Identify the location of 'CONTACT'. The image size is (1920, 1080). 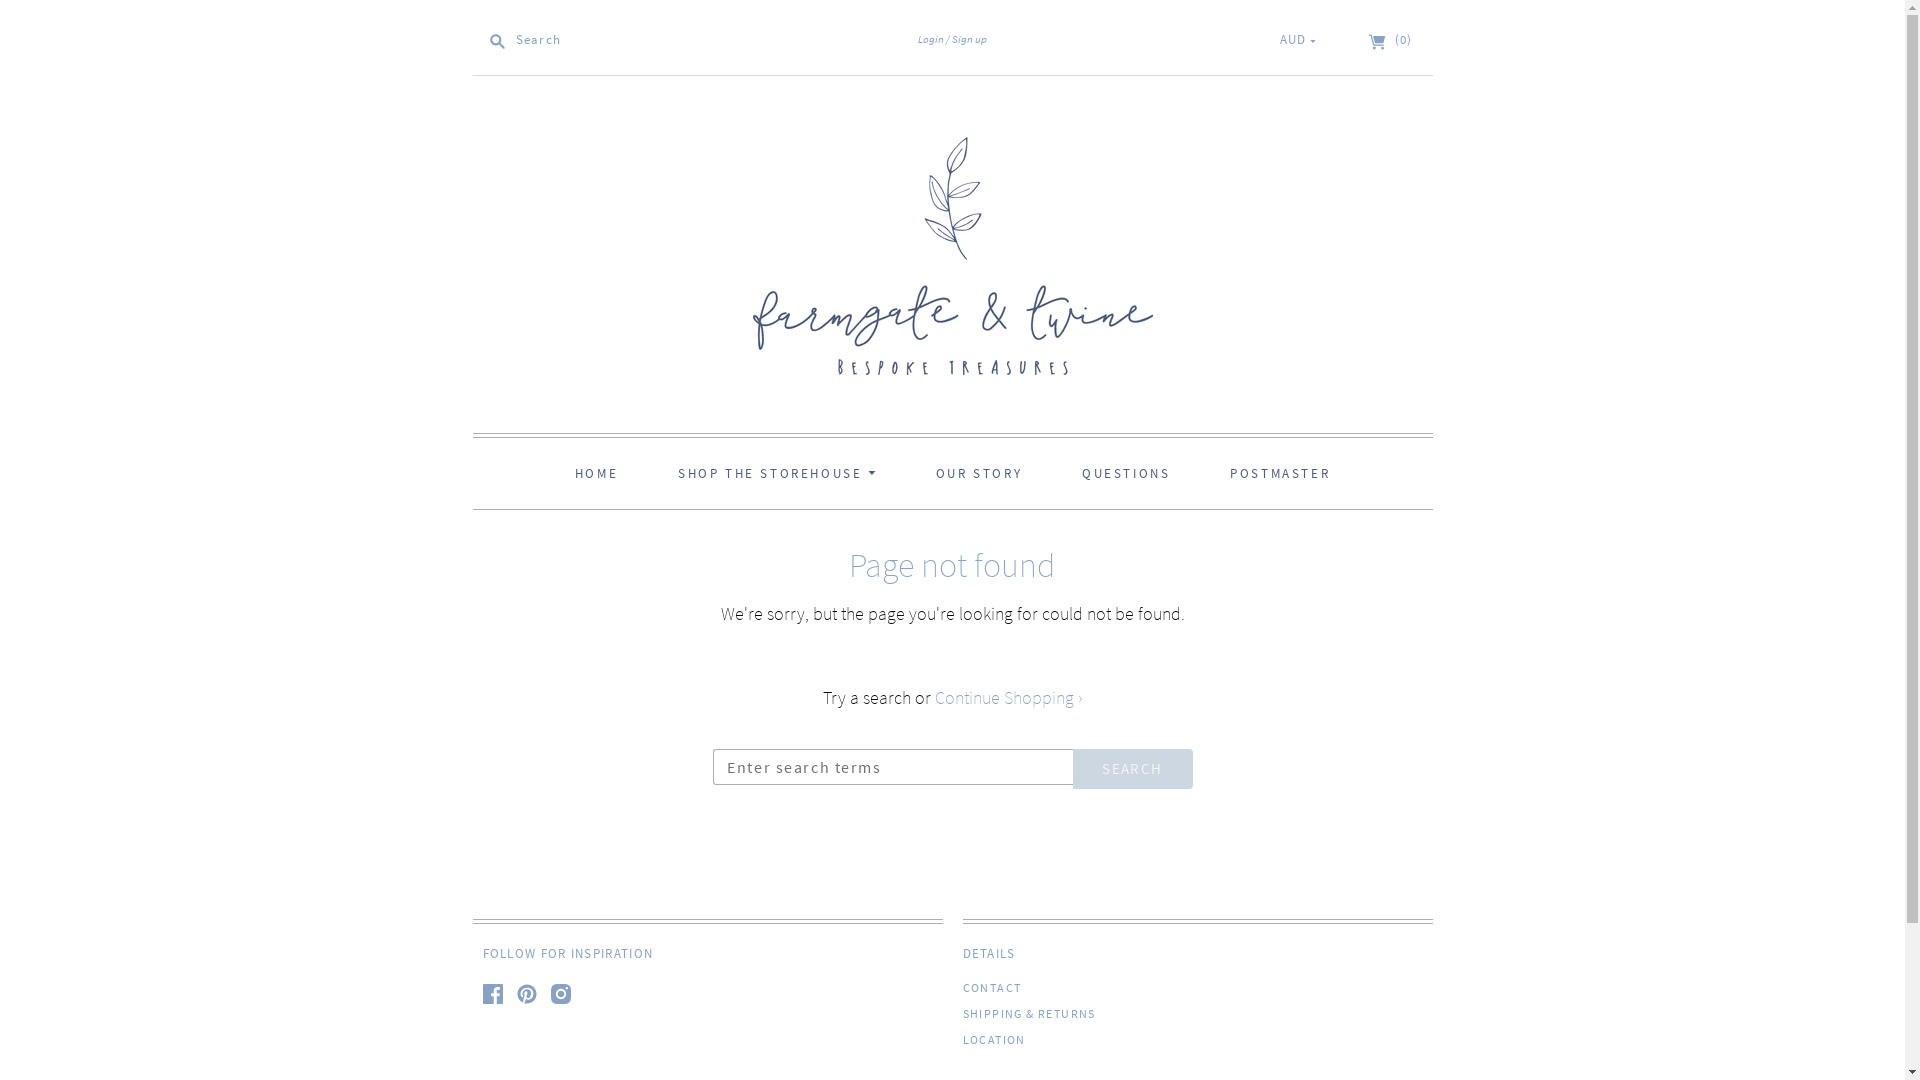
(991, 986).